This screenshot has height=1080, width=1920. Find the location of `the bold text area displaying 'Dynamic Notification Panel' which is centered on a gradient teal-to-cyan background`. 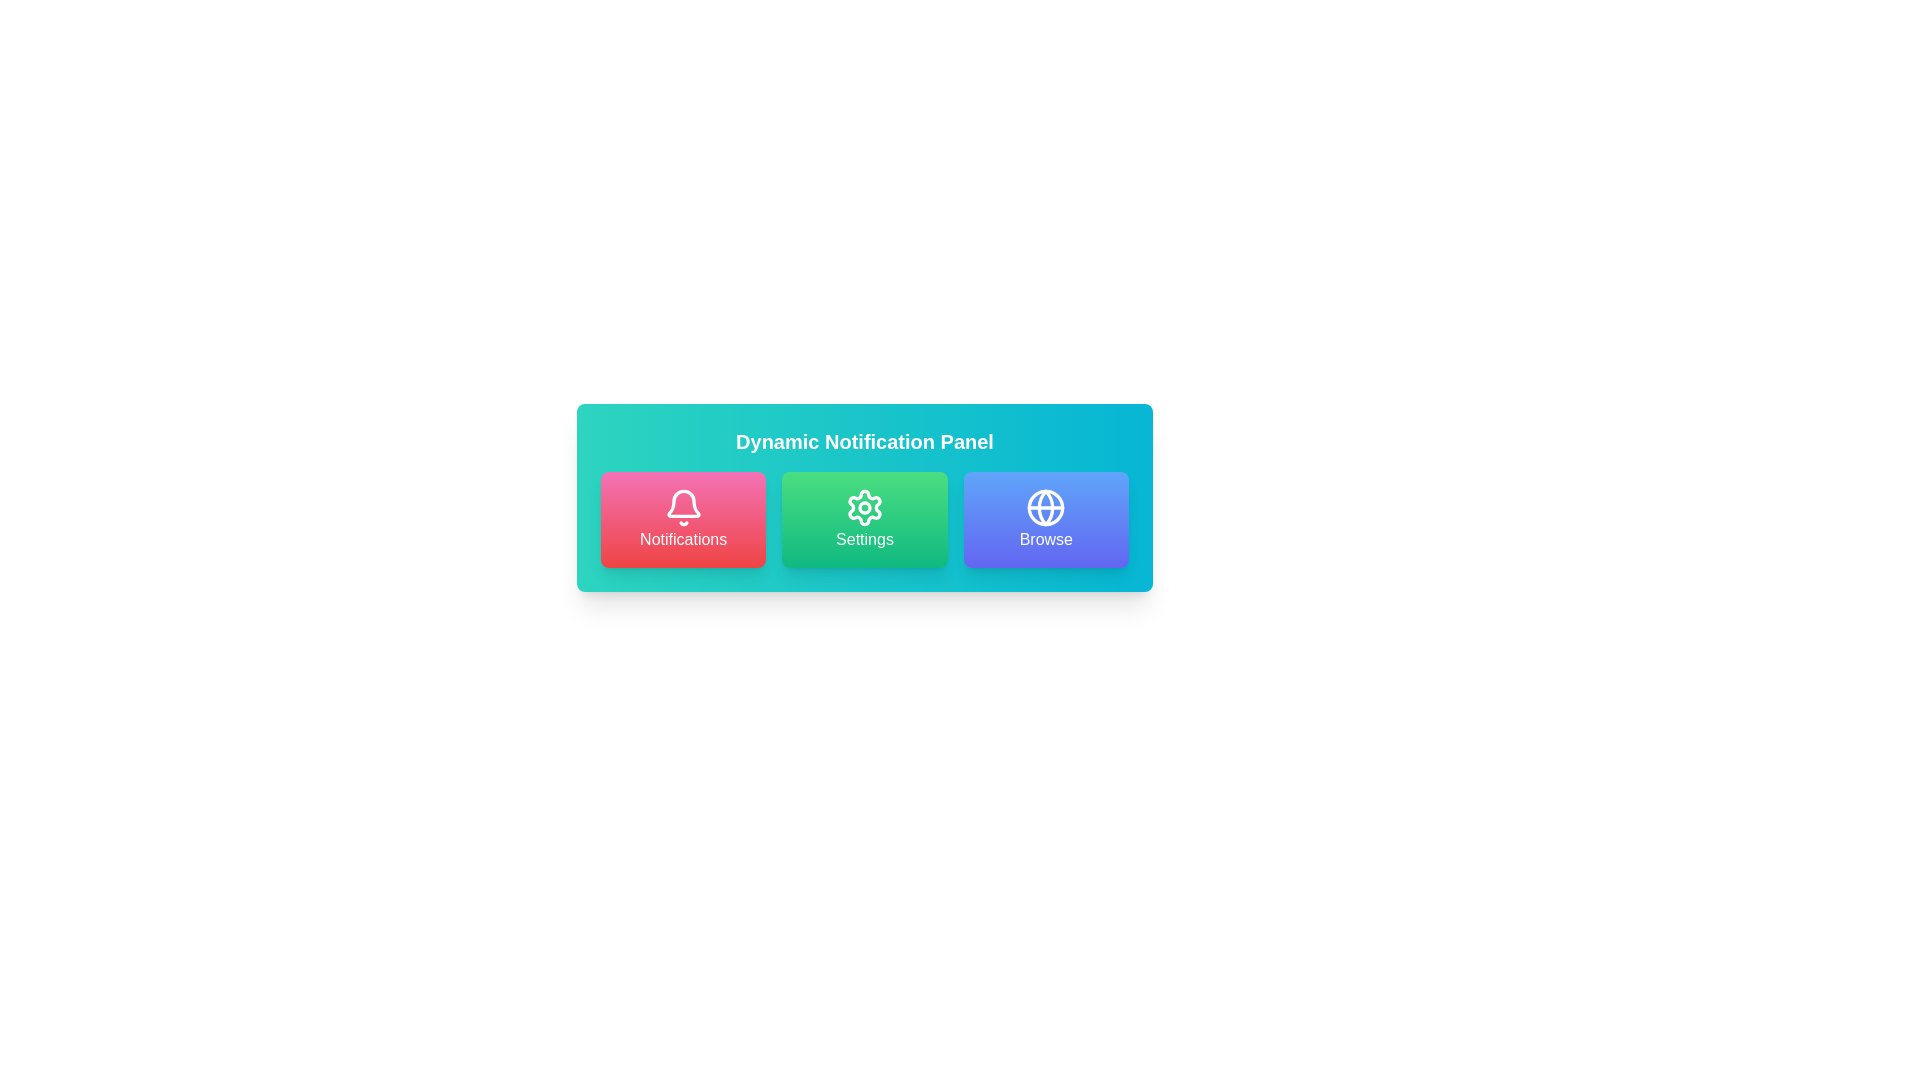

the bold text area displaying 'Dynamic Notification Panel' which is centered on a gradient teal-to-cyan background is located at coordinates (864, 441).